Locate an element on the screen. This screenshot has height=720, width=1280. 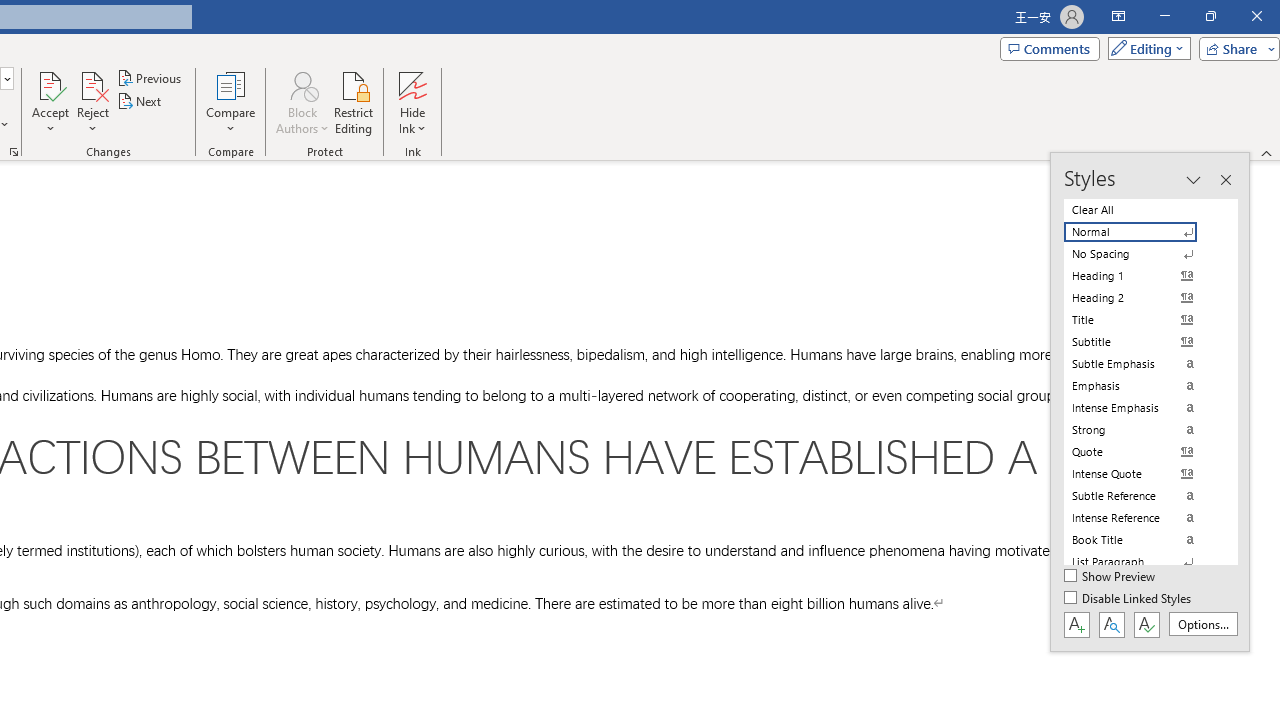
'Block Authors' is located at coordinates (301, 103).